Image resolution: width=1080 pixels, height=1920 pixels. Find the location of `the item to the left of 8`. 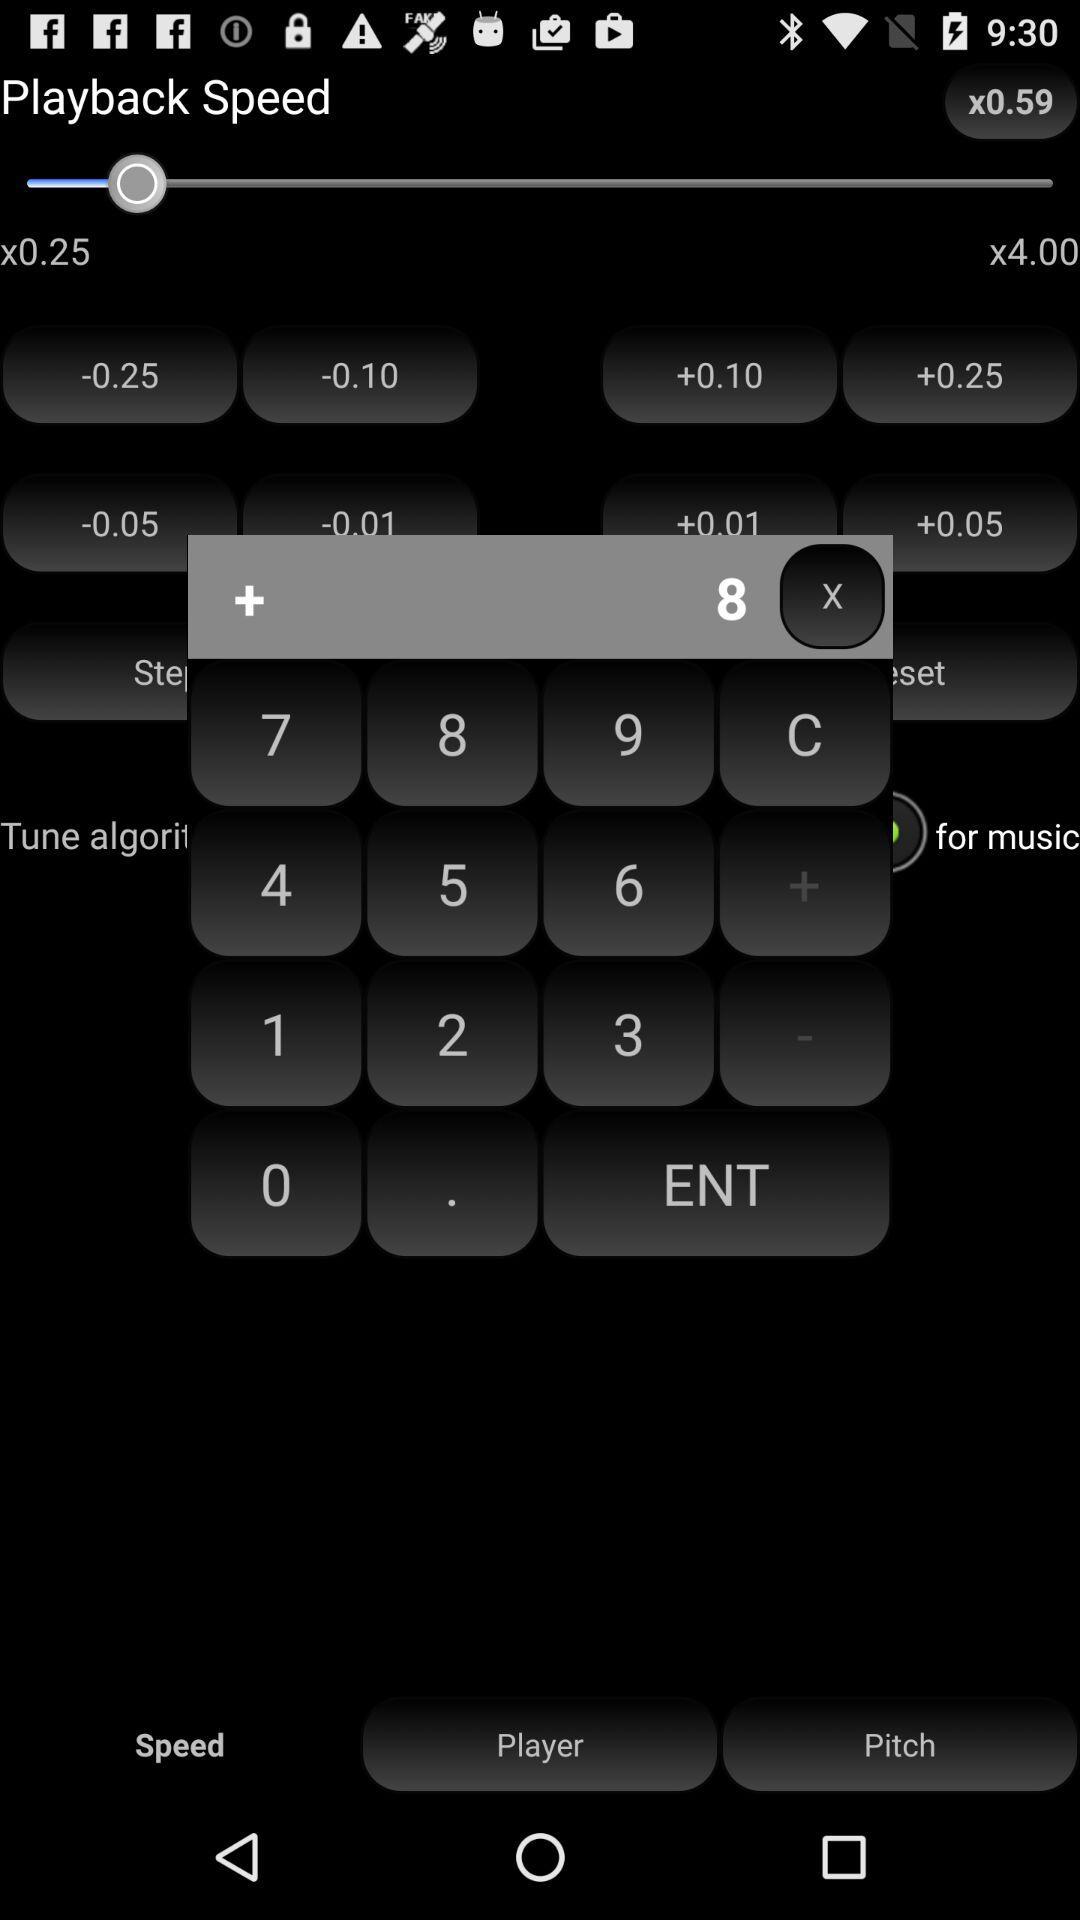

the item to the left of 8 is located at coordinates (275, 882).